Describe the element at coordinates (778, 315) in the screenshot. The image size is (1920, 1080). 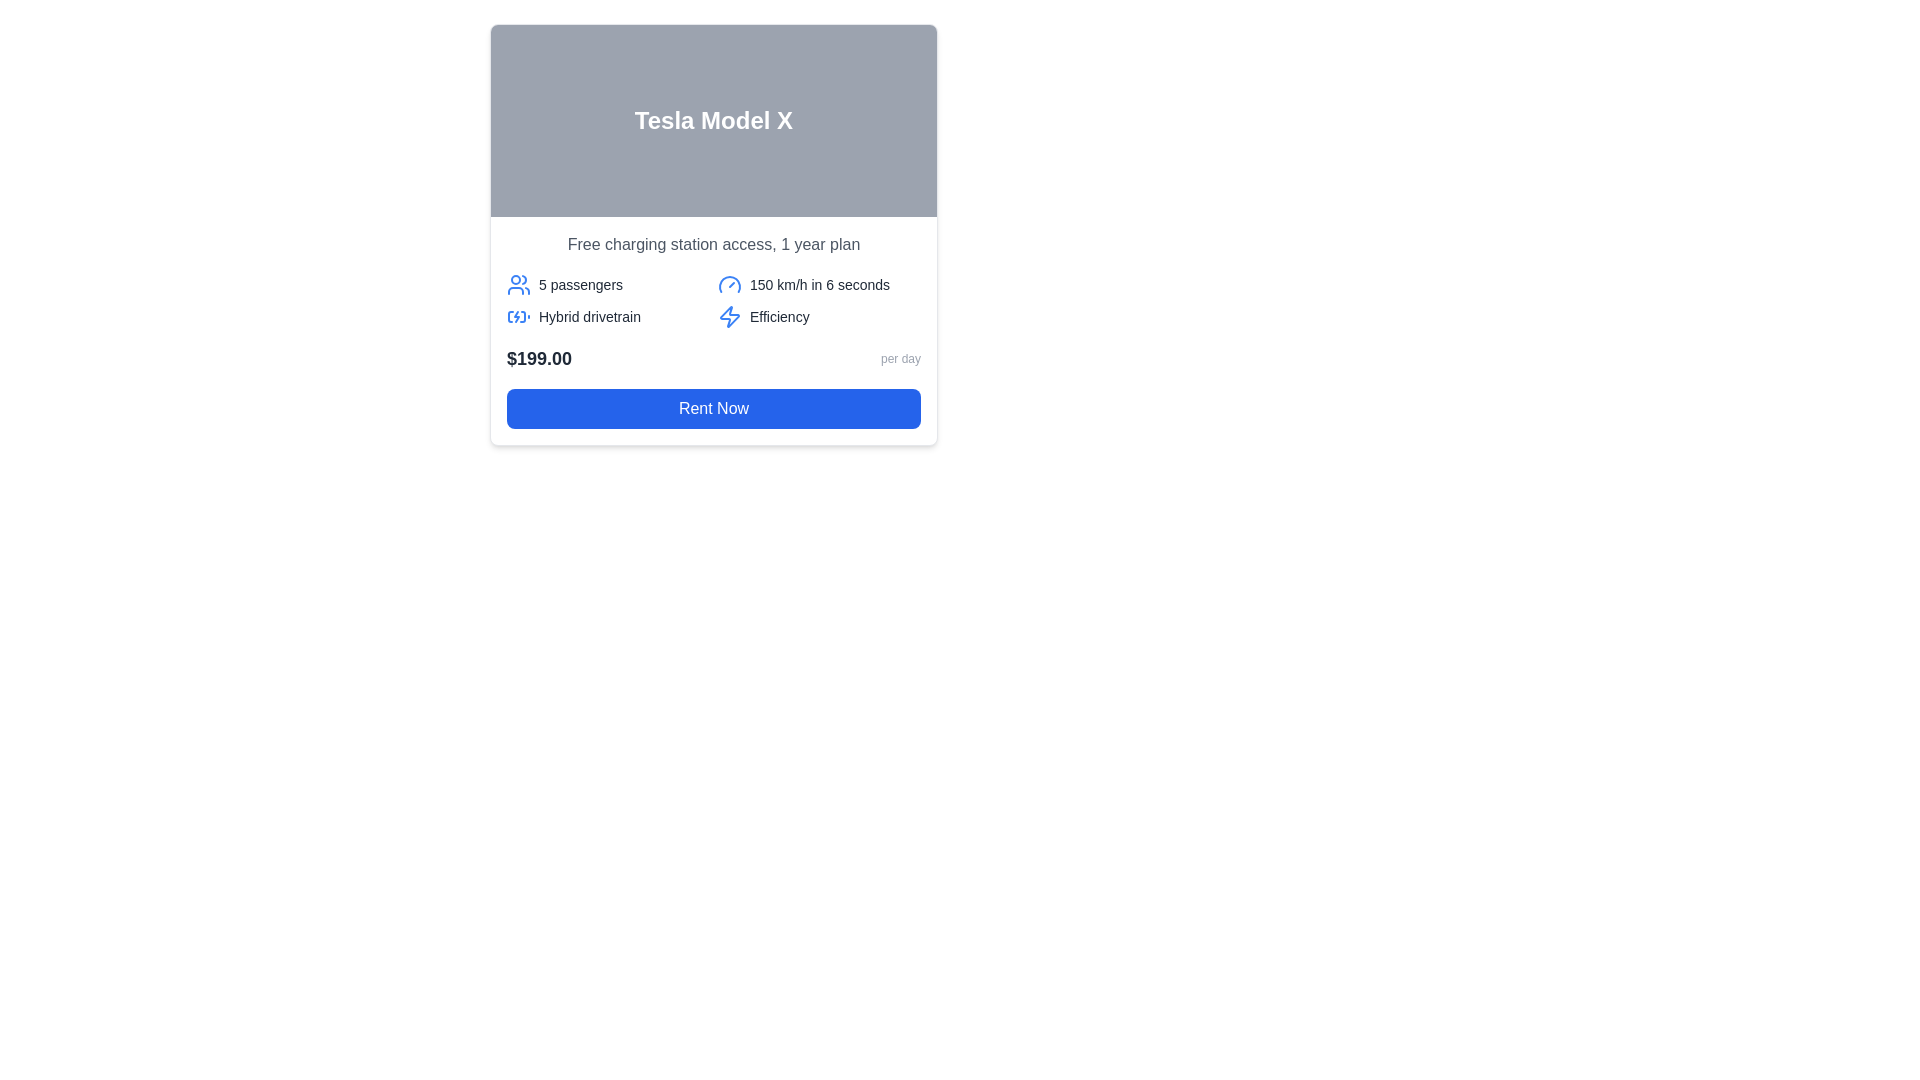
I see `the text label that represents an attribute of the car's performance, located to the right of the 'Efficiency' icon and below other car details` at that location.